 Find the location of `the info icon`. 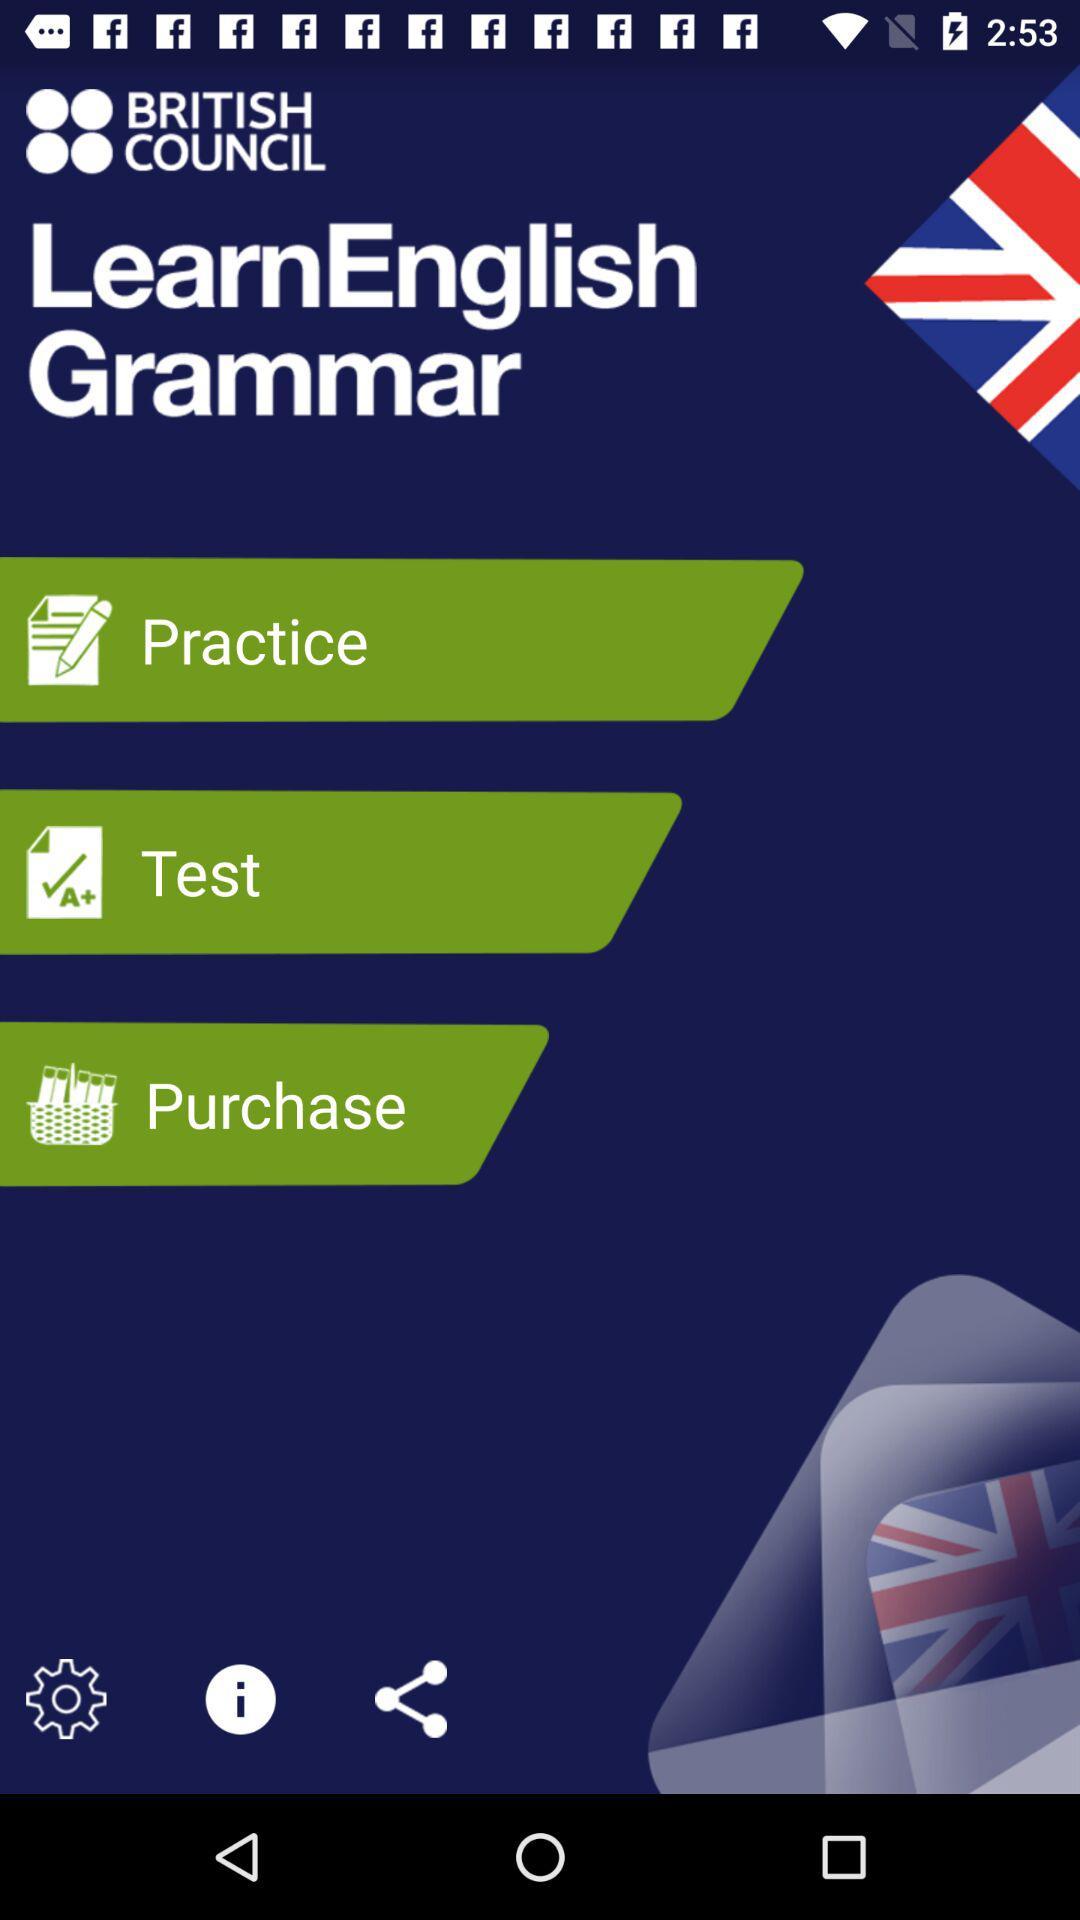

the info icon is located at coordinates (239, 1698).